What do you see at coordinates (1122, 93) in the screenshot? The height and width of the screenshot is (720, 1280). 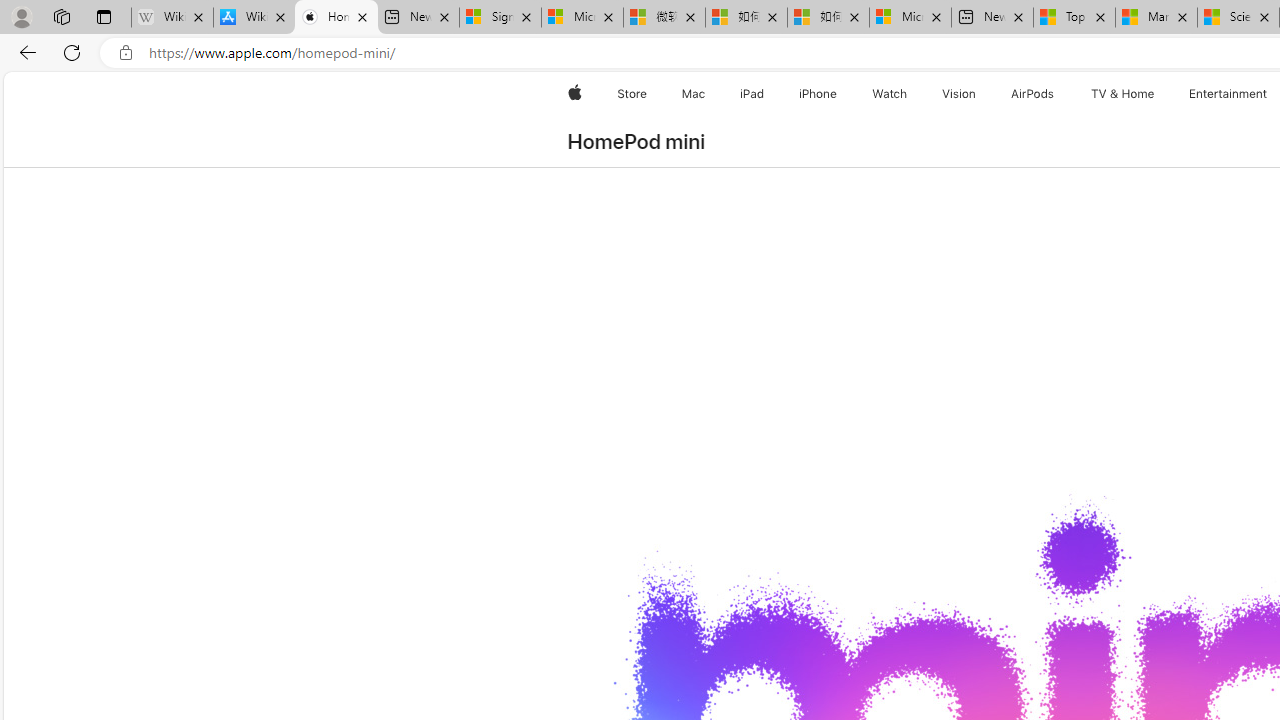 I see `'TV and Home'` at bounding box center [1122, 93].